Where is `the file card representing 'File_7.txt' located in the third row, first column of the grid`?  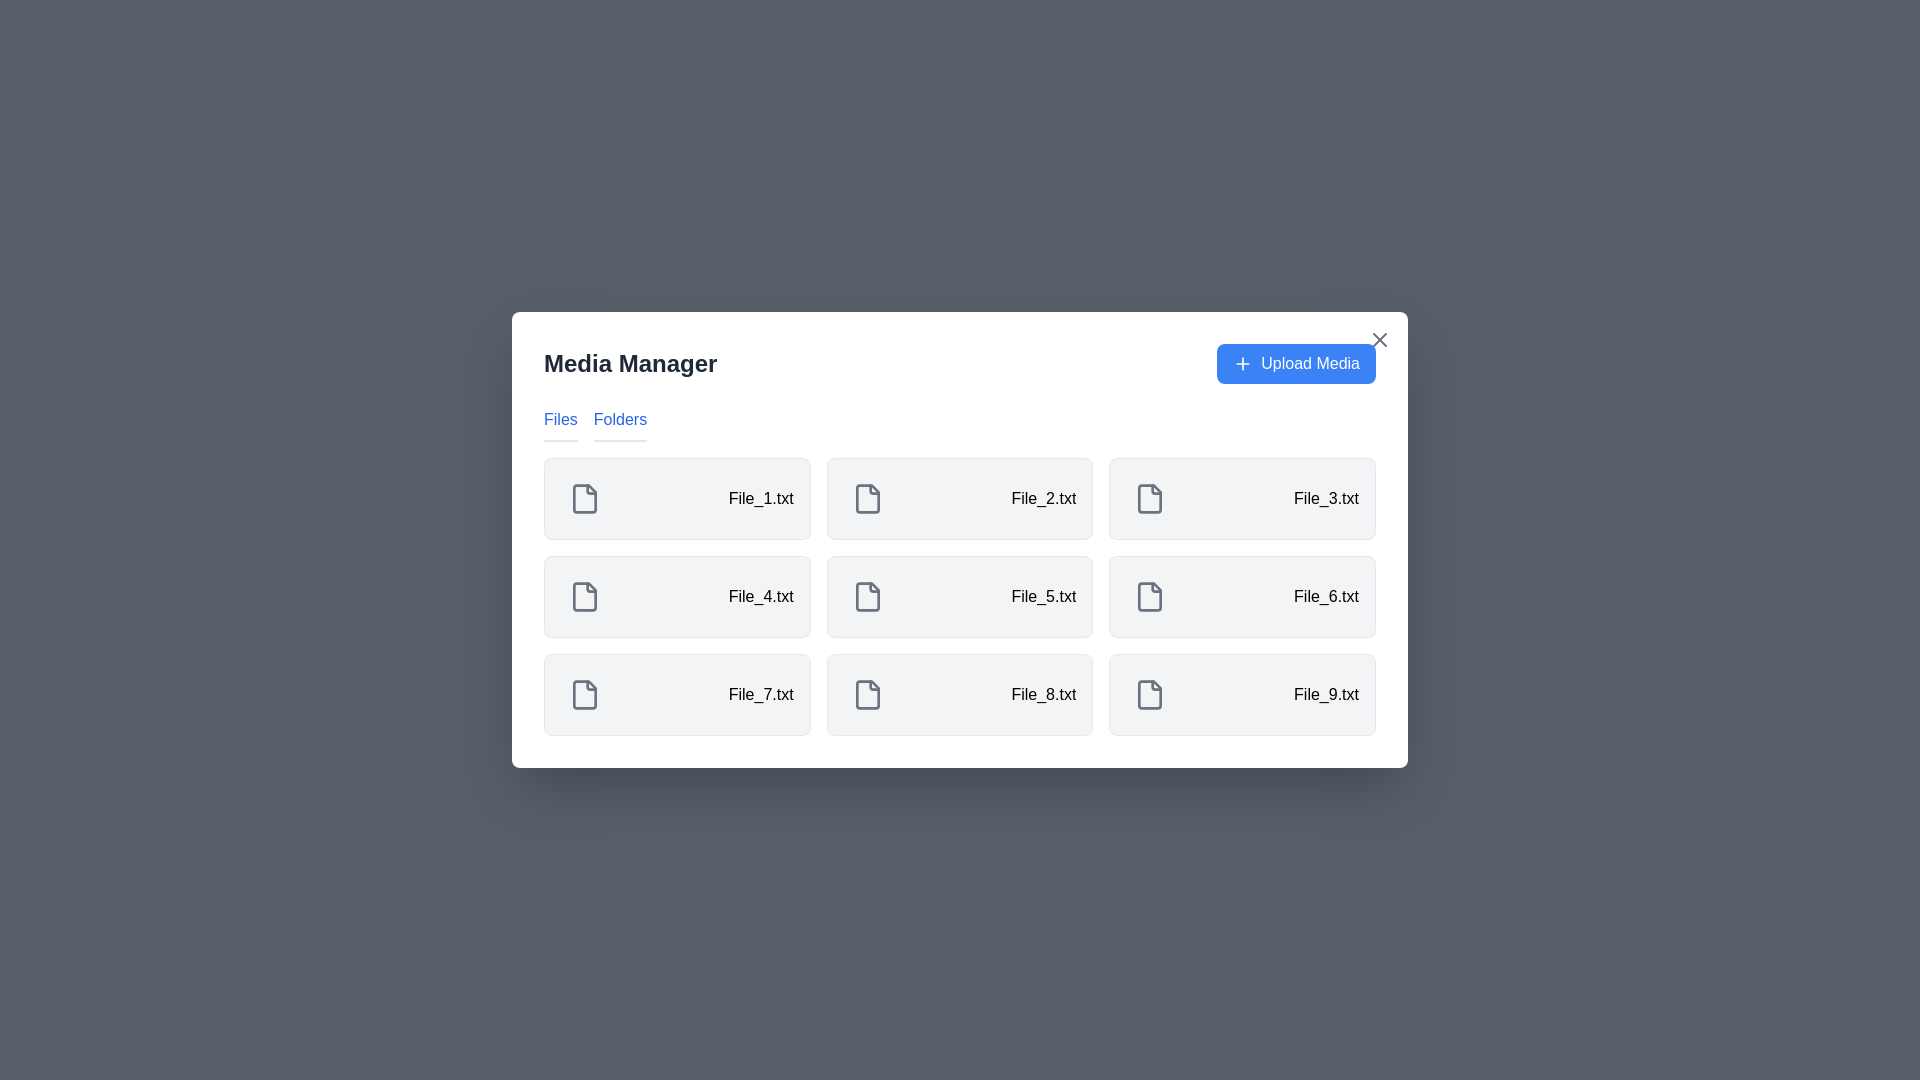
the file card representing 'File_7.txt' located in the third row, first column of the grid is located at coordinates (677, 693).